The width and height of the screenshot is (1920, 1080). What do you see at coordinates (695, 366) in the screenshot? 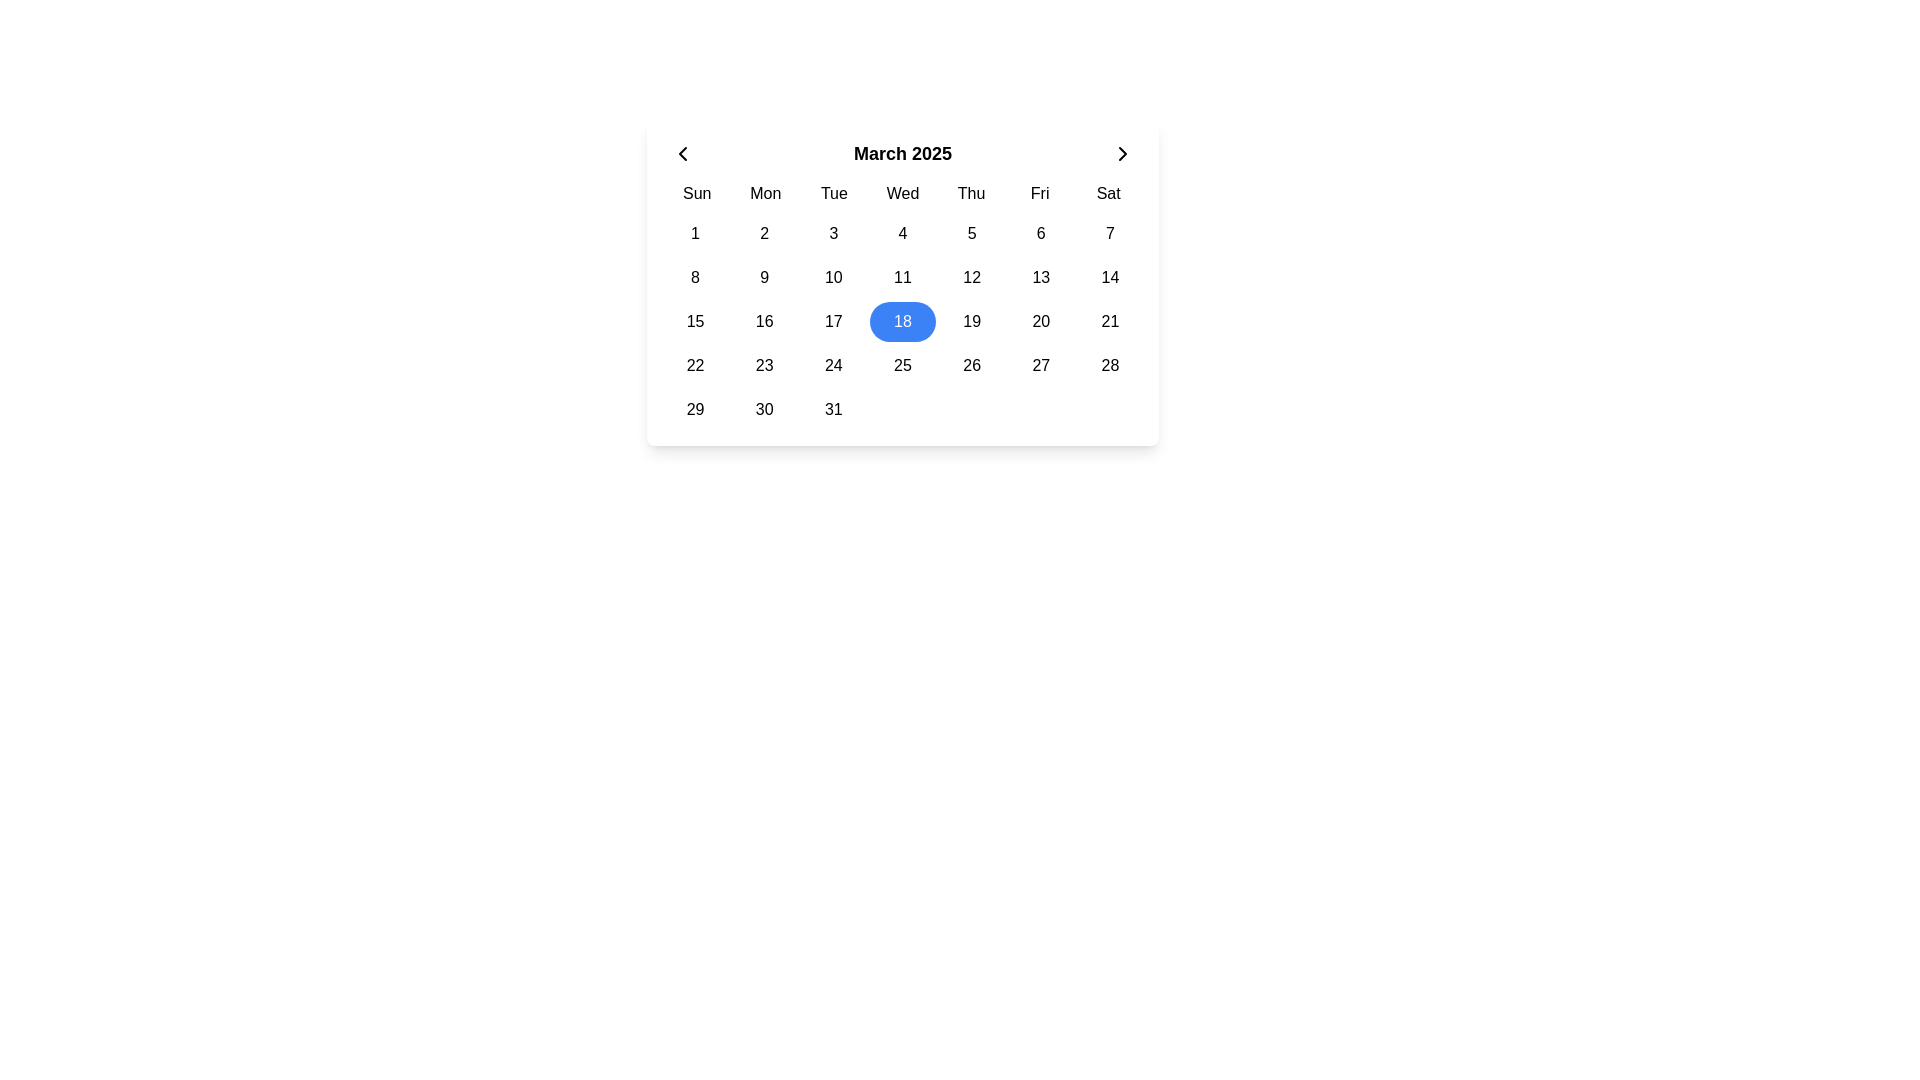
I see `the button displaying '22' in black text on a white background to trigger the hover effect with a blue background` at bounding box center [695, 366].